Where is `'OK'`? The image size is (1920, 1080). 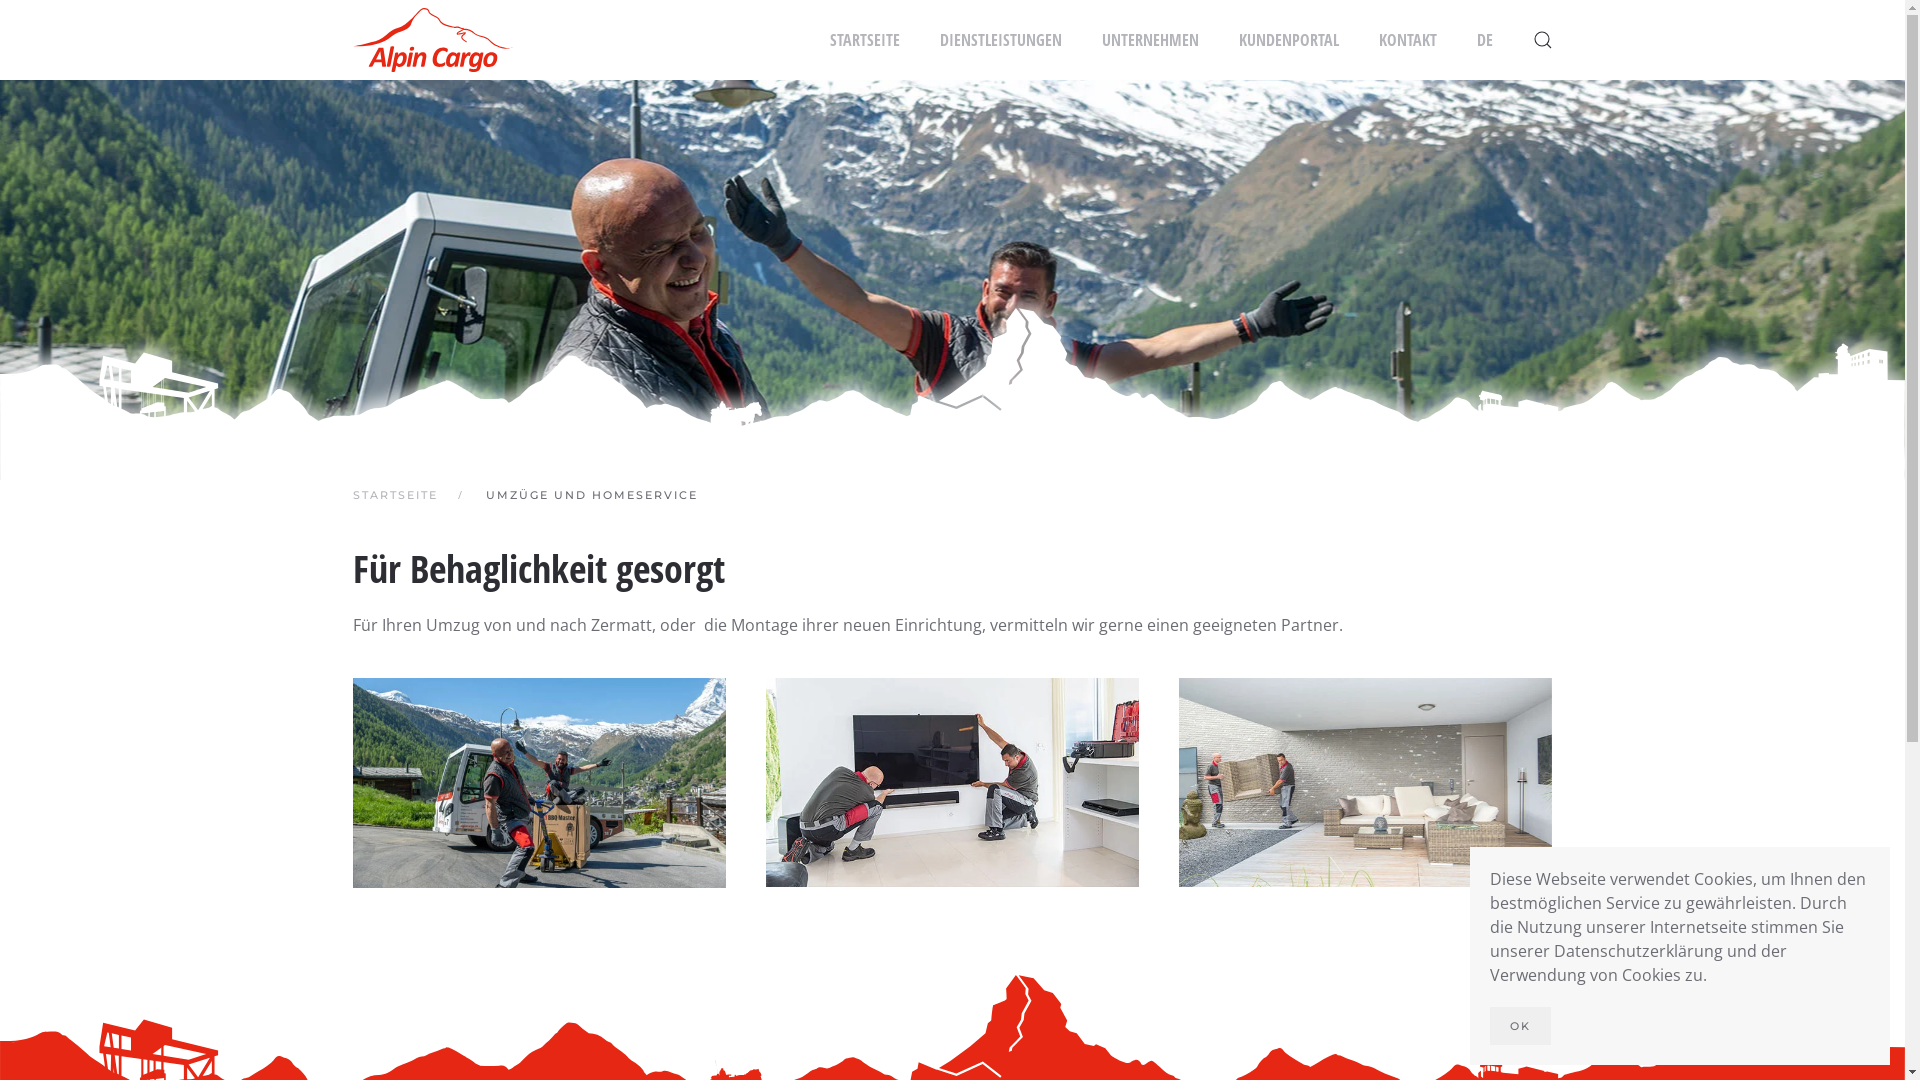 'OK' is located at coordinates (1489, 1026).